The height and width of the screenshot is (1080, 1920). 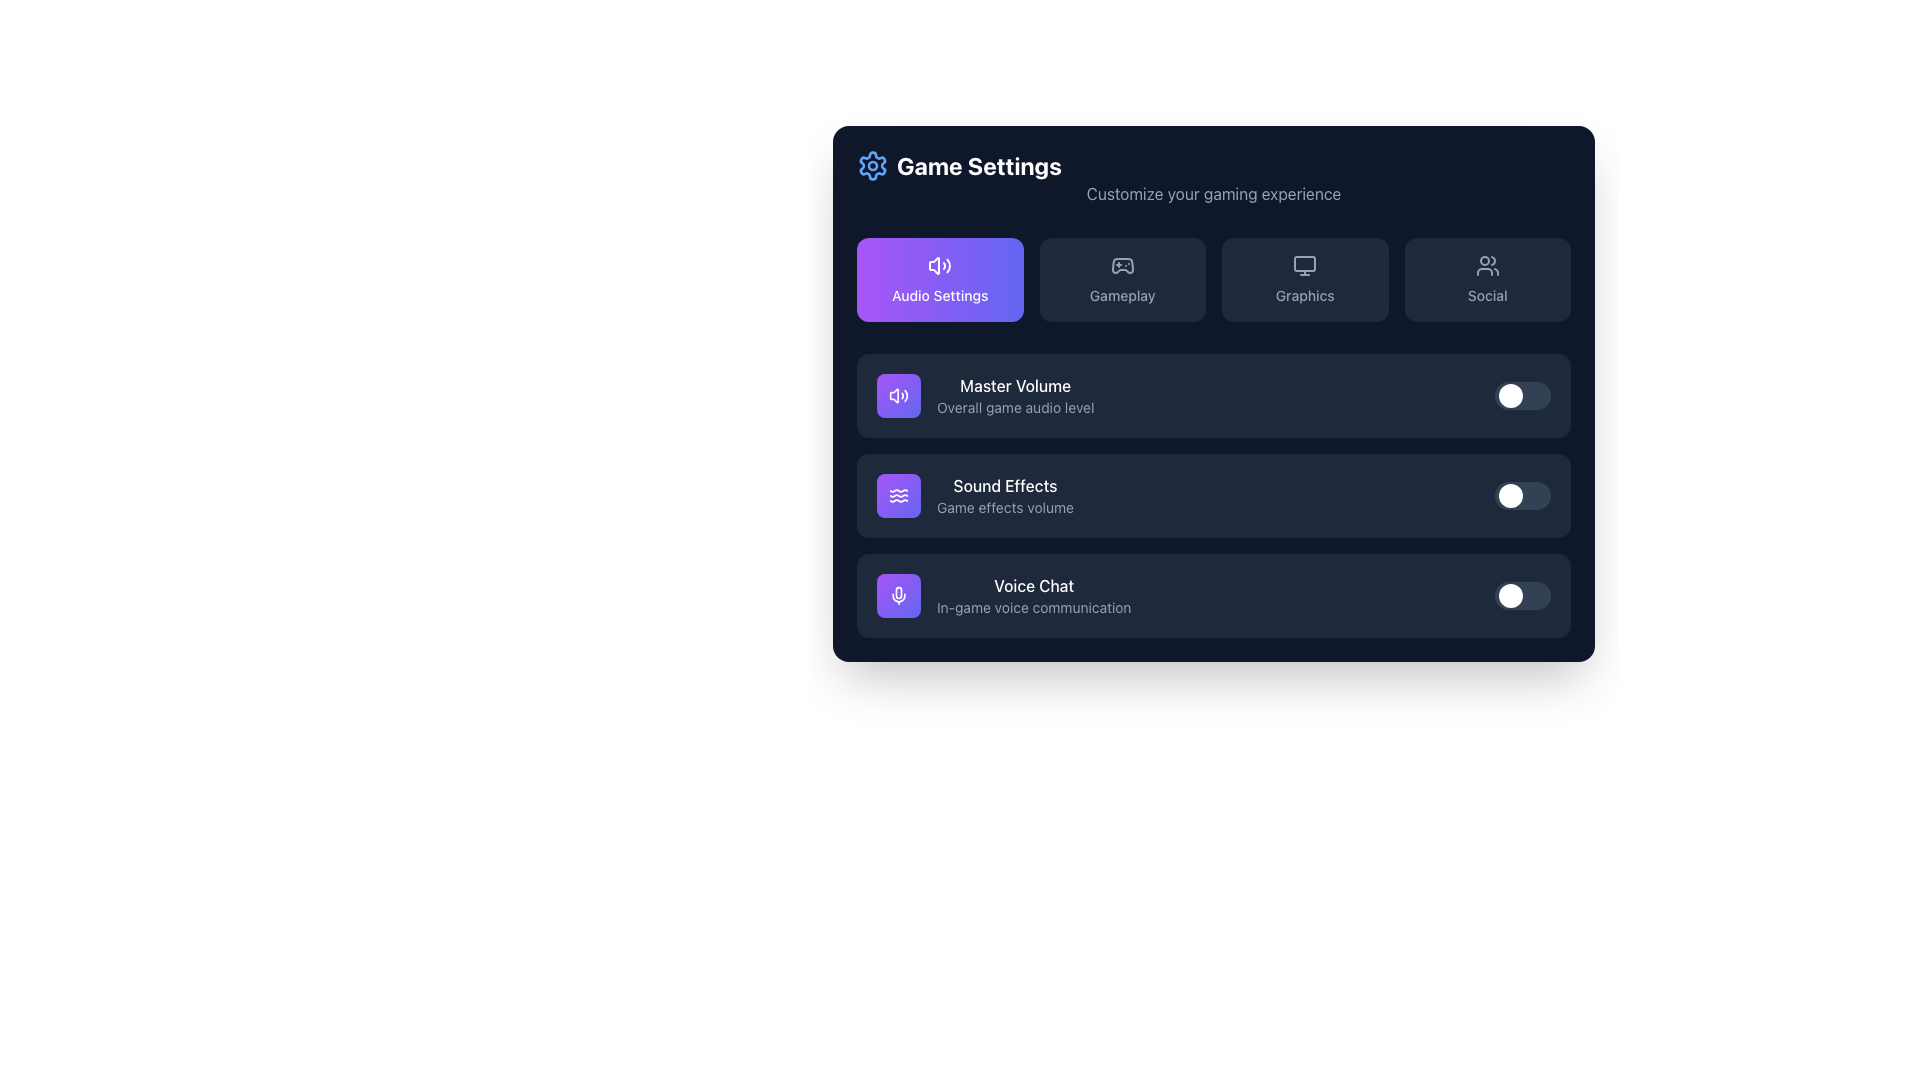 I want to click on the descriptive text label for the 'Master Volume' setting located in the audio settings panel, positioned directly beneath the 'Master Volume' label, so click(x=1015, y=407).